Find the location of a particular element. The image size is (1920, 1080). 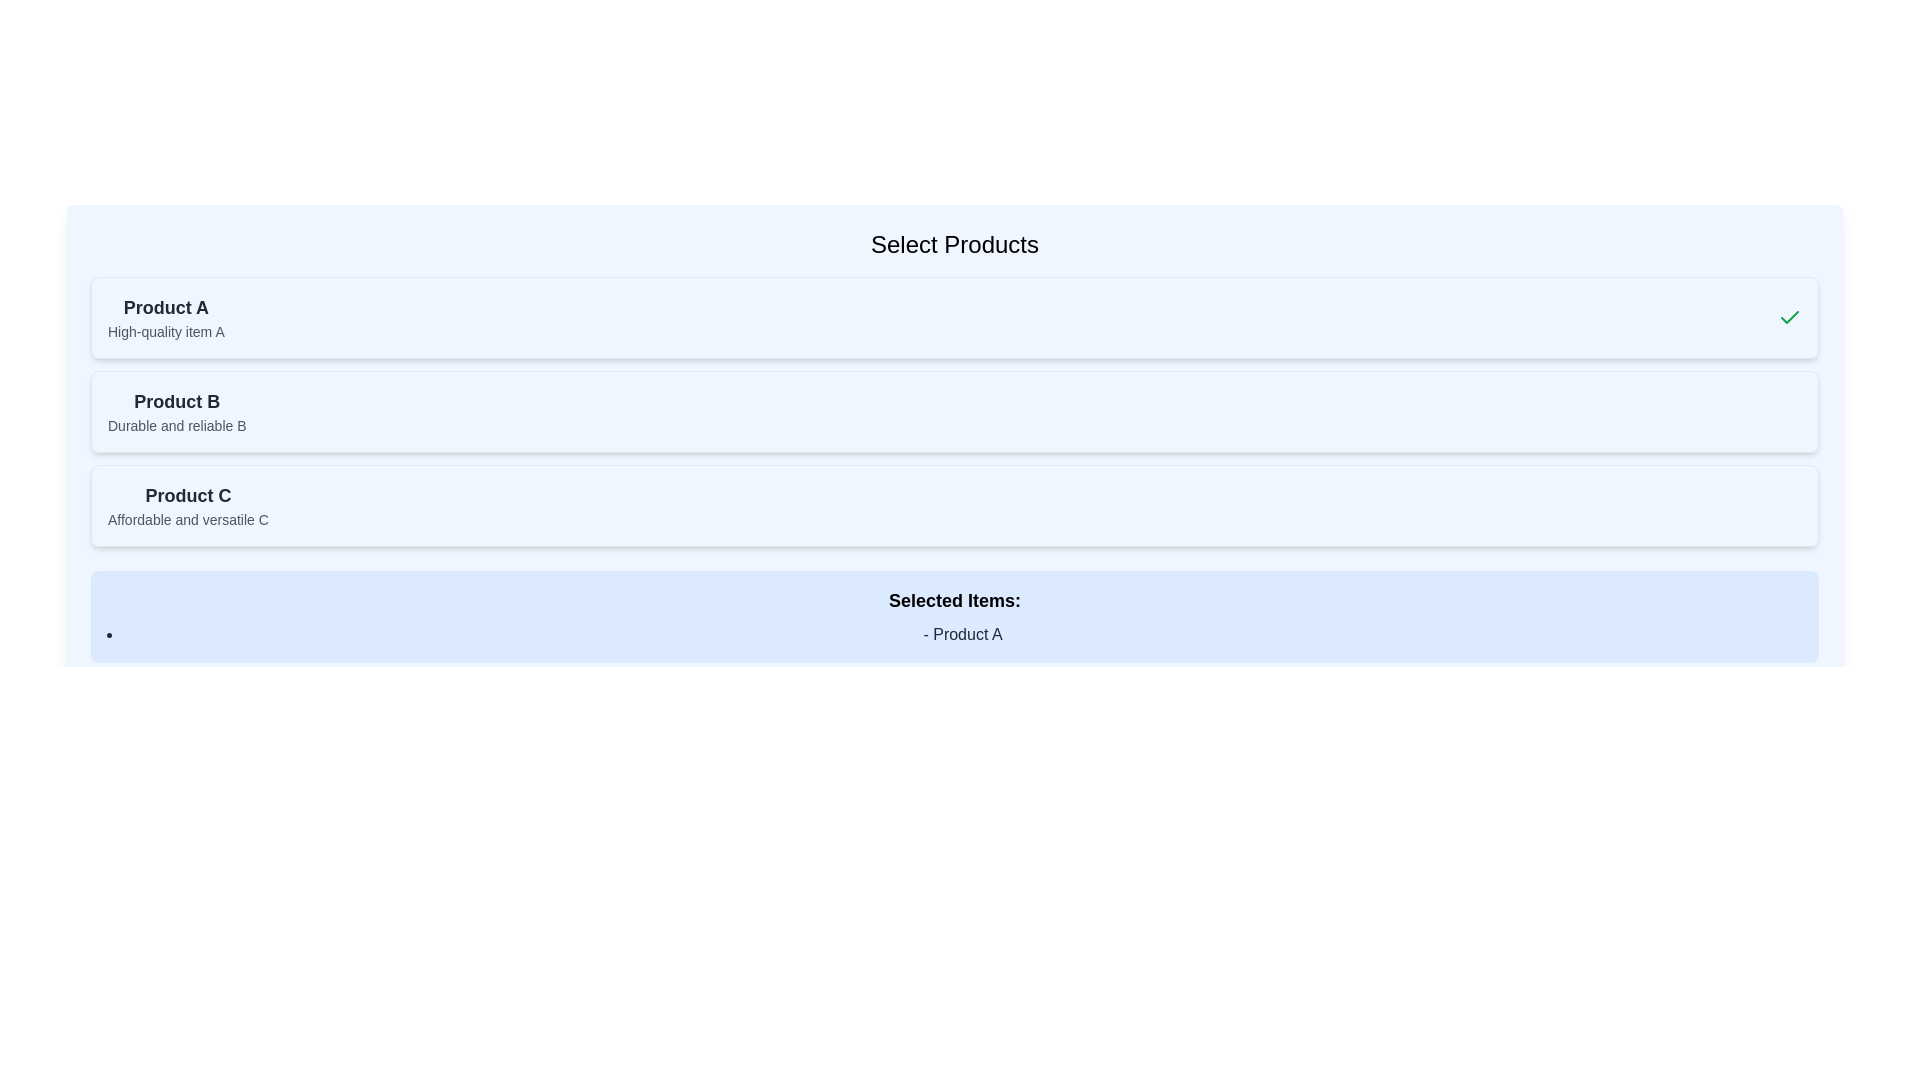

information displayed on the text label that identifies the product details, which is the second listing in a vertical stack of product selection cards is located at coordinates (177, 411).